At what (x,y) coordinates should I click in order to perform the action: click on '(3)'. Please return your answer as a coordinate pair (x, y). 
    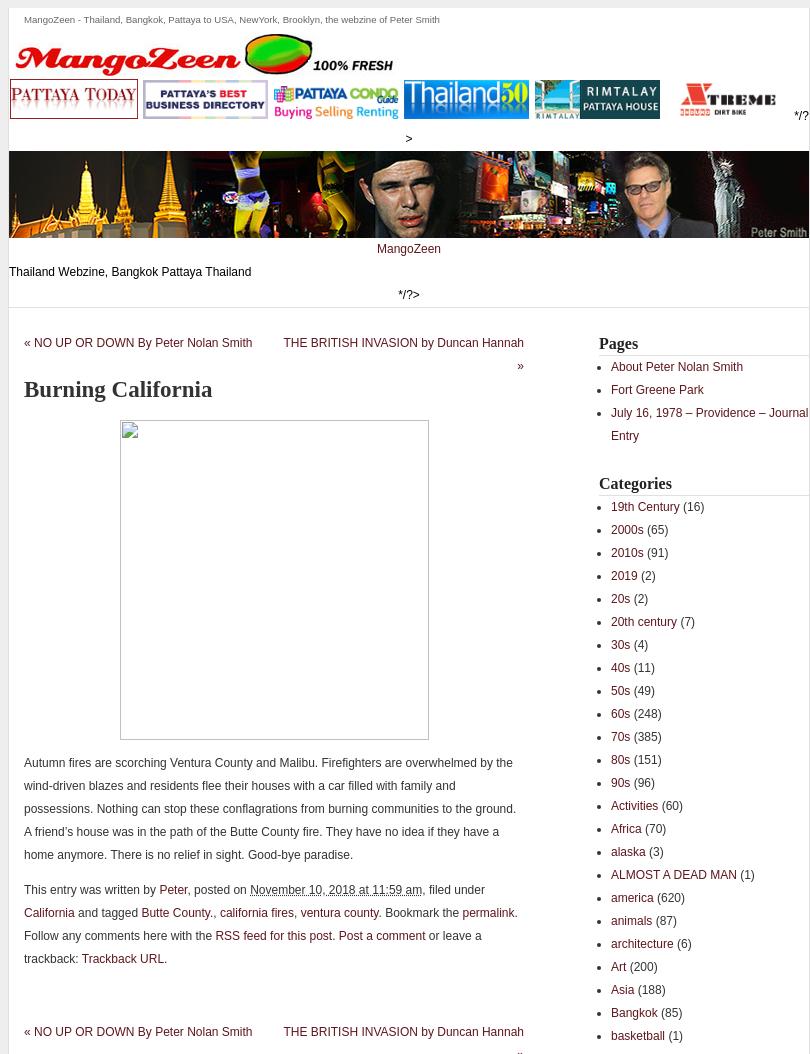
    Looking at the image, I should click on (652, 850).